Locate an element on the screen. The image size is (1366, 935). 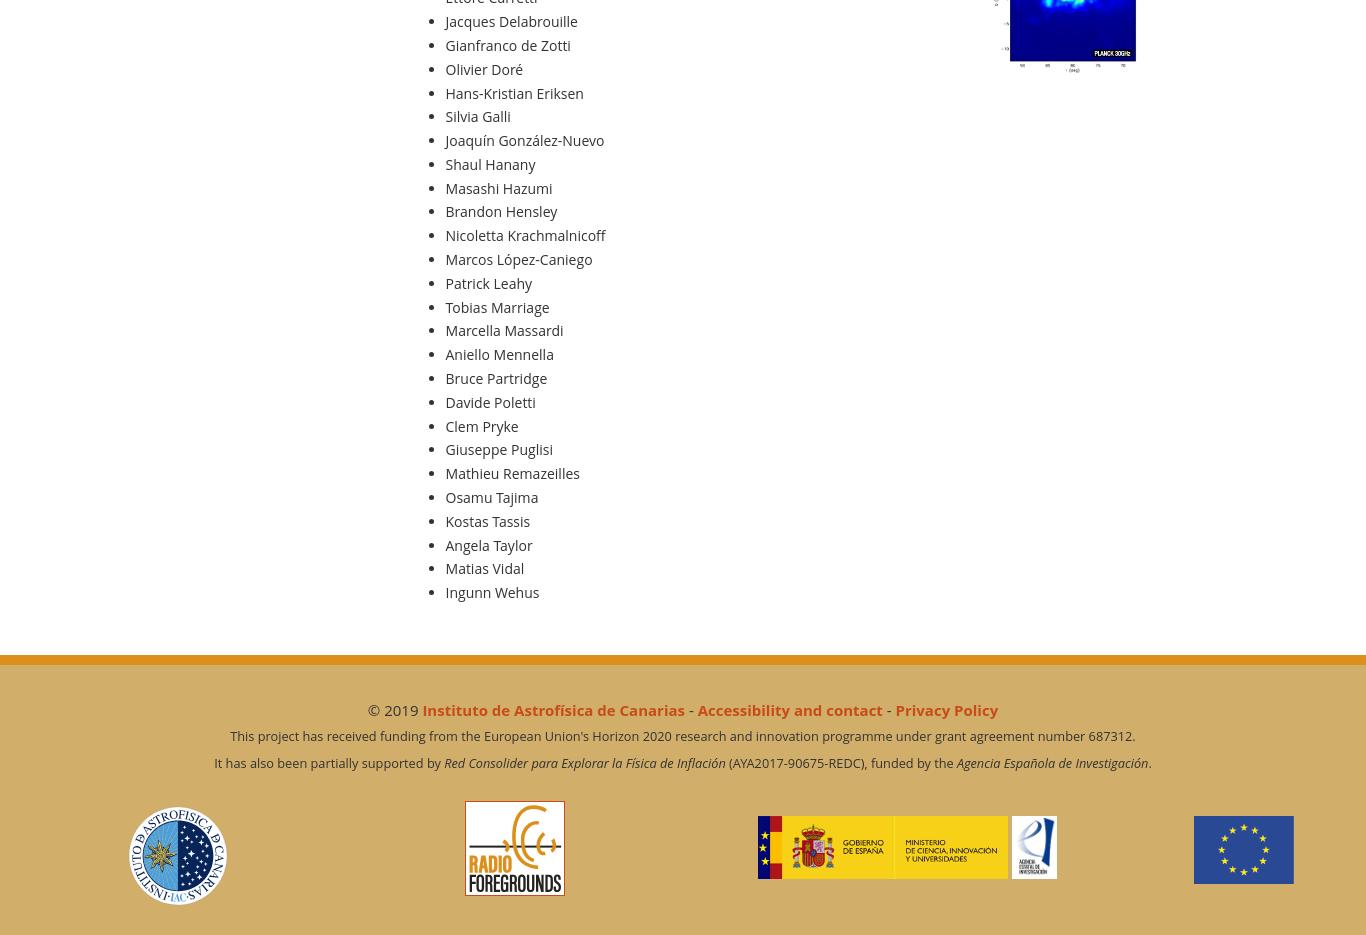
'Ingunn Wehus' is located at coordinates (492, 592).